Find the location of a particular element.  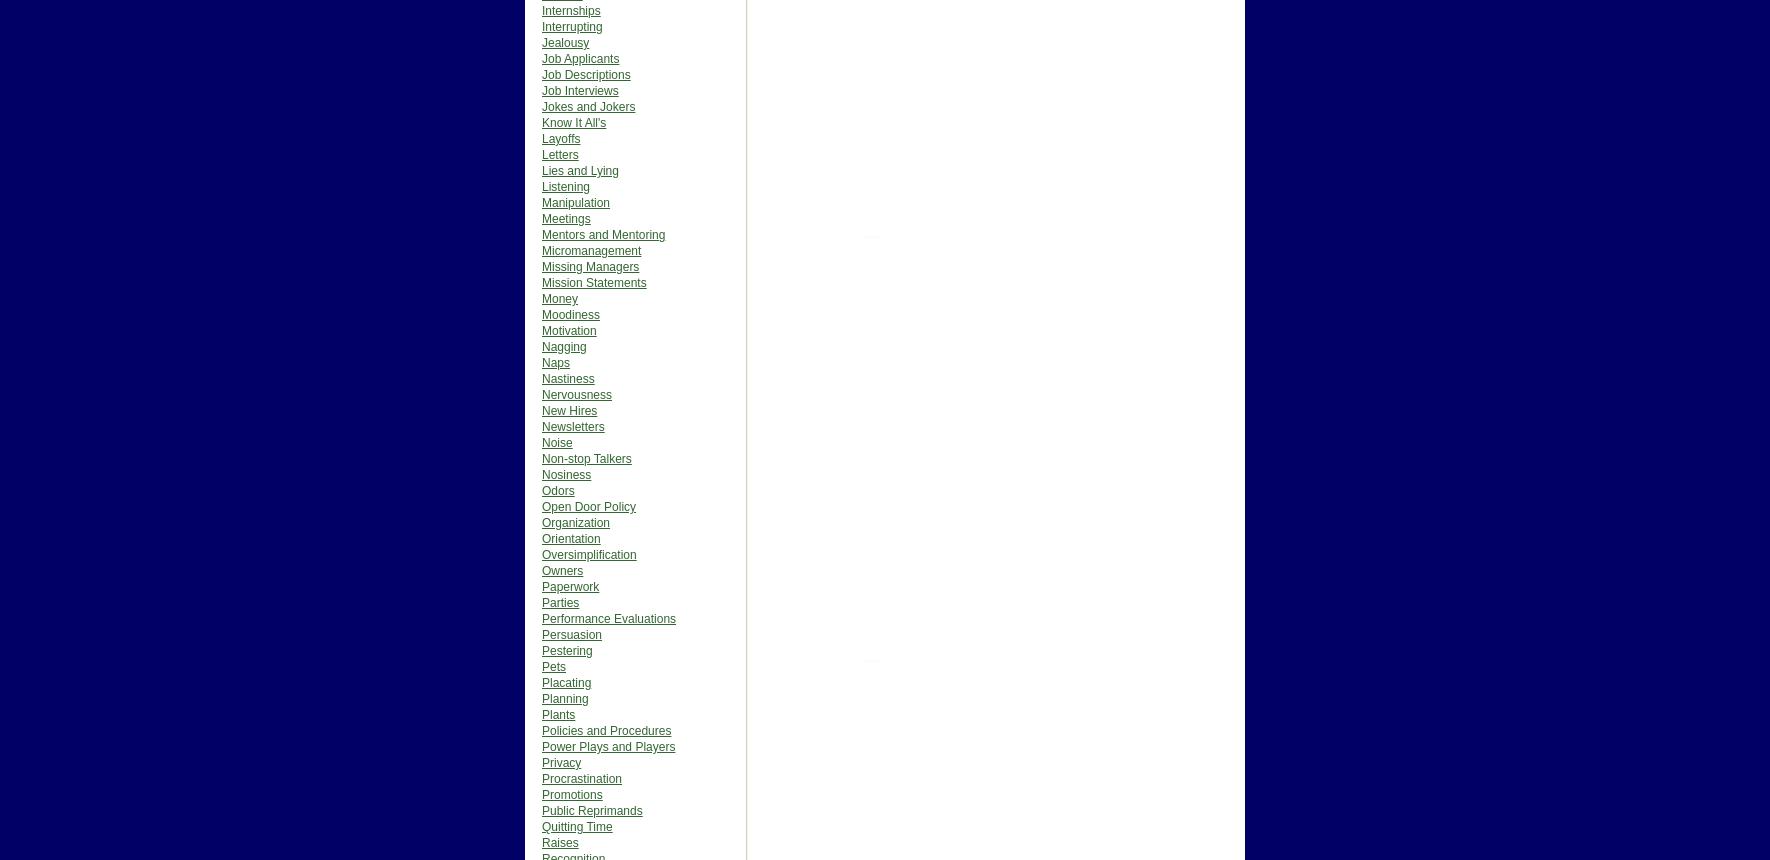

'Pets' is located at coordinates (554, 667).